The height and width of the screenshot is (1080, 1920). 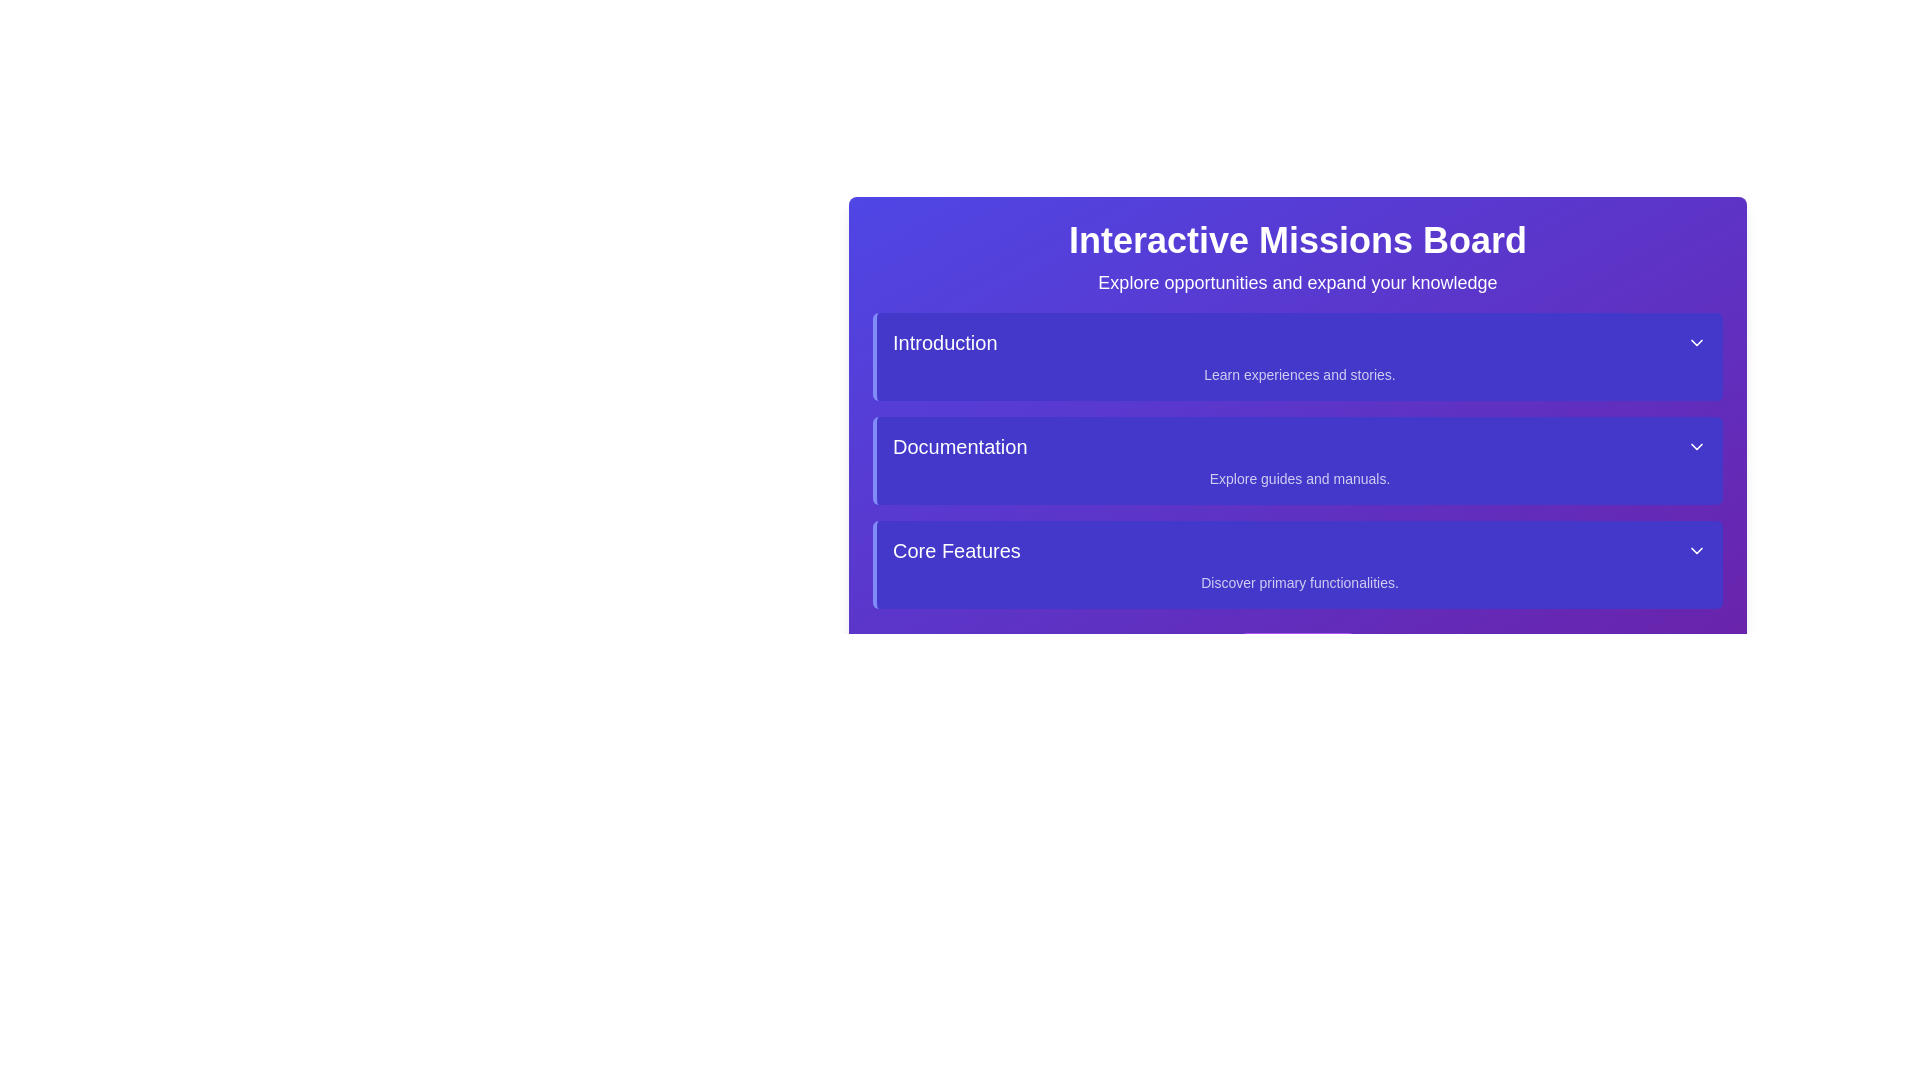 What do you see at coordinates (944, 342) in the screenshot?
I see `the Text Label element that serves as a heading for the section, which contains the text 'Introduction'` at bounding box center [944, 342].